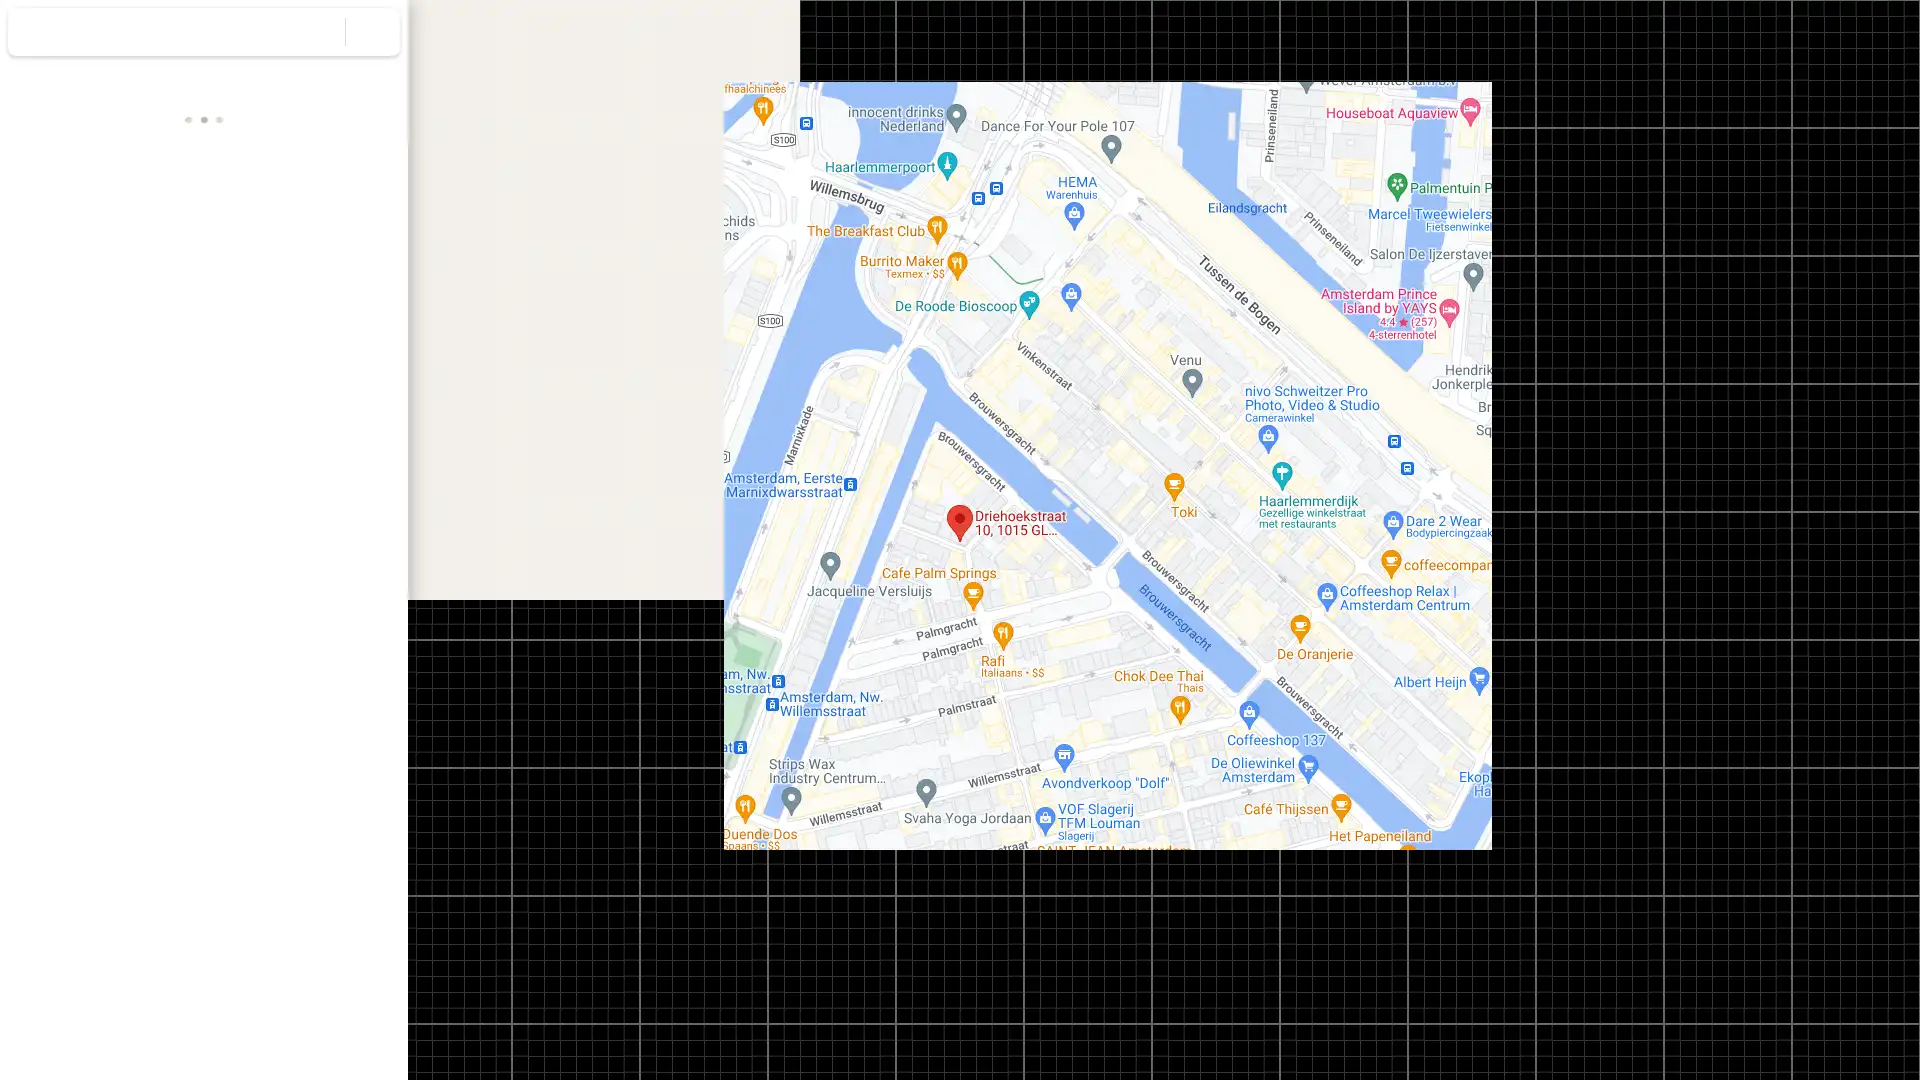  Describe the element at coordinates (203, 342) in the screenshot. I see `Zoeken in de buurt van Driehoekstraat 10` at that location.